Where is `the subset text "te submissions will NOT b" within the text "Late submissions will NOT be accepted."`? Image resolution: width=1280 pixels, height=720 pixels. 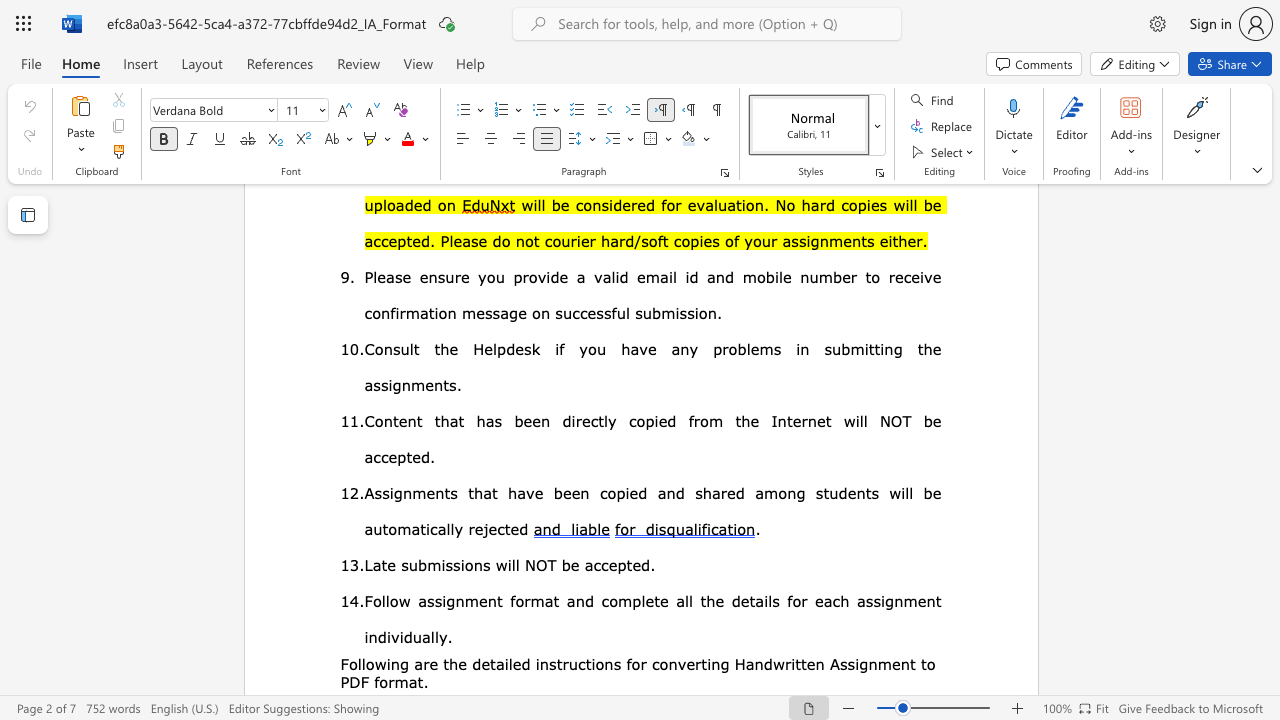 the subset text "te submissions will NOT b" within the text "Late submissions will NOT be accepted." is located at coordinates (381, 564).